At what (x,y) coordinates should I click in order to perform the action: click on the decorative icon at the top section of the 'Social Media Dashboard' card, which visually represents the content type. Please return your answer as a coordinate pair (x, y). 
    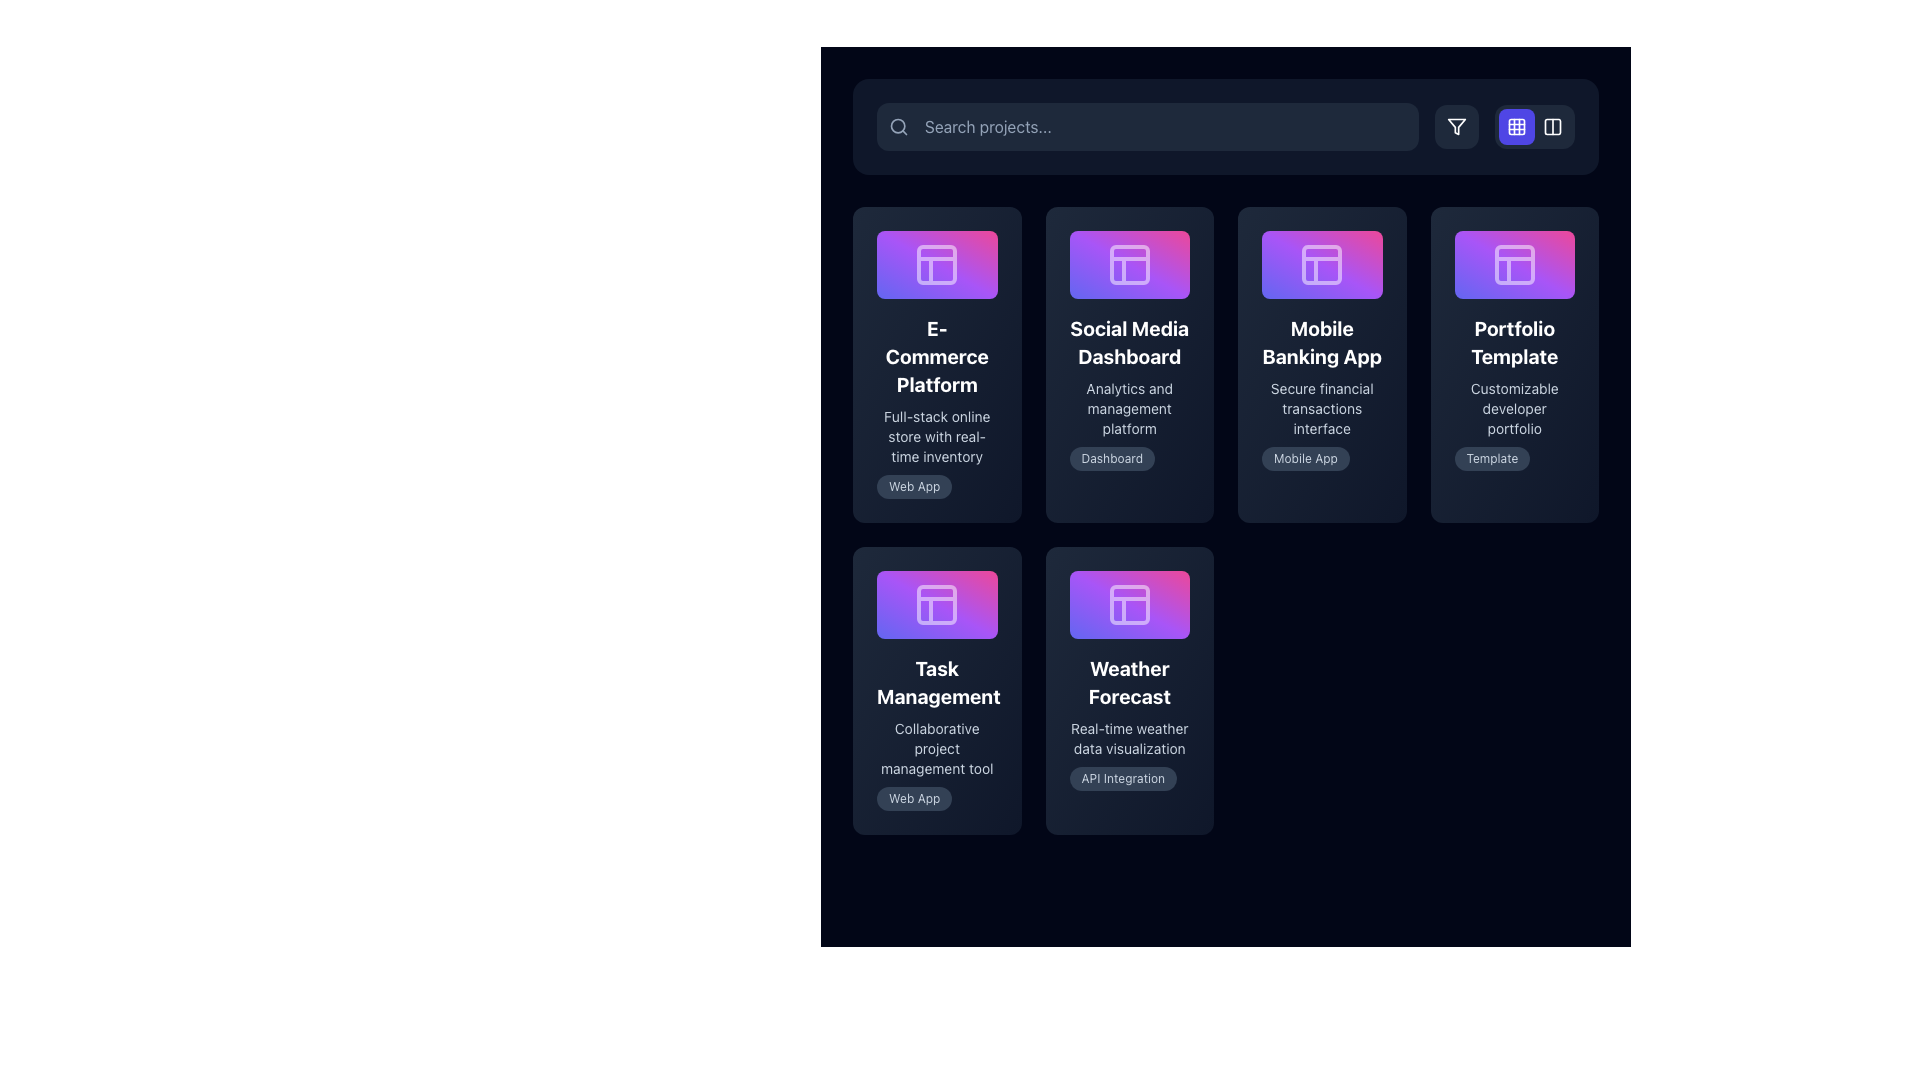
    Looking at the image, I should click on (1129, 263).